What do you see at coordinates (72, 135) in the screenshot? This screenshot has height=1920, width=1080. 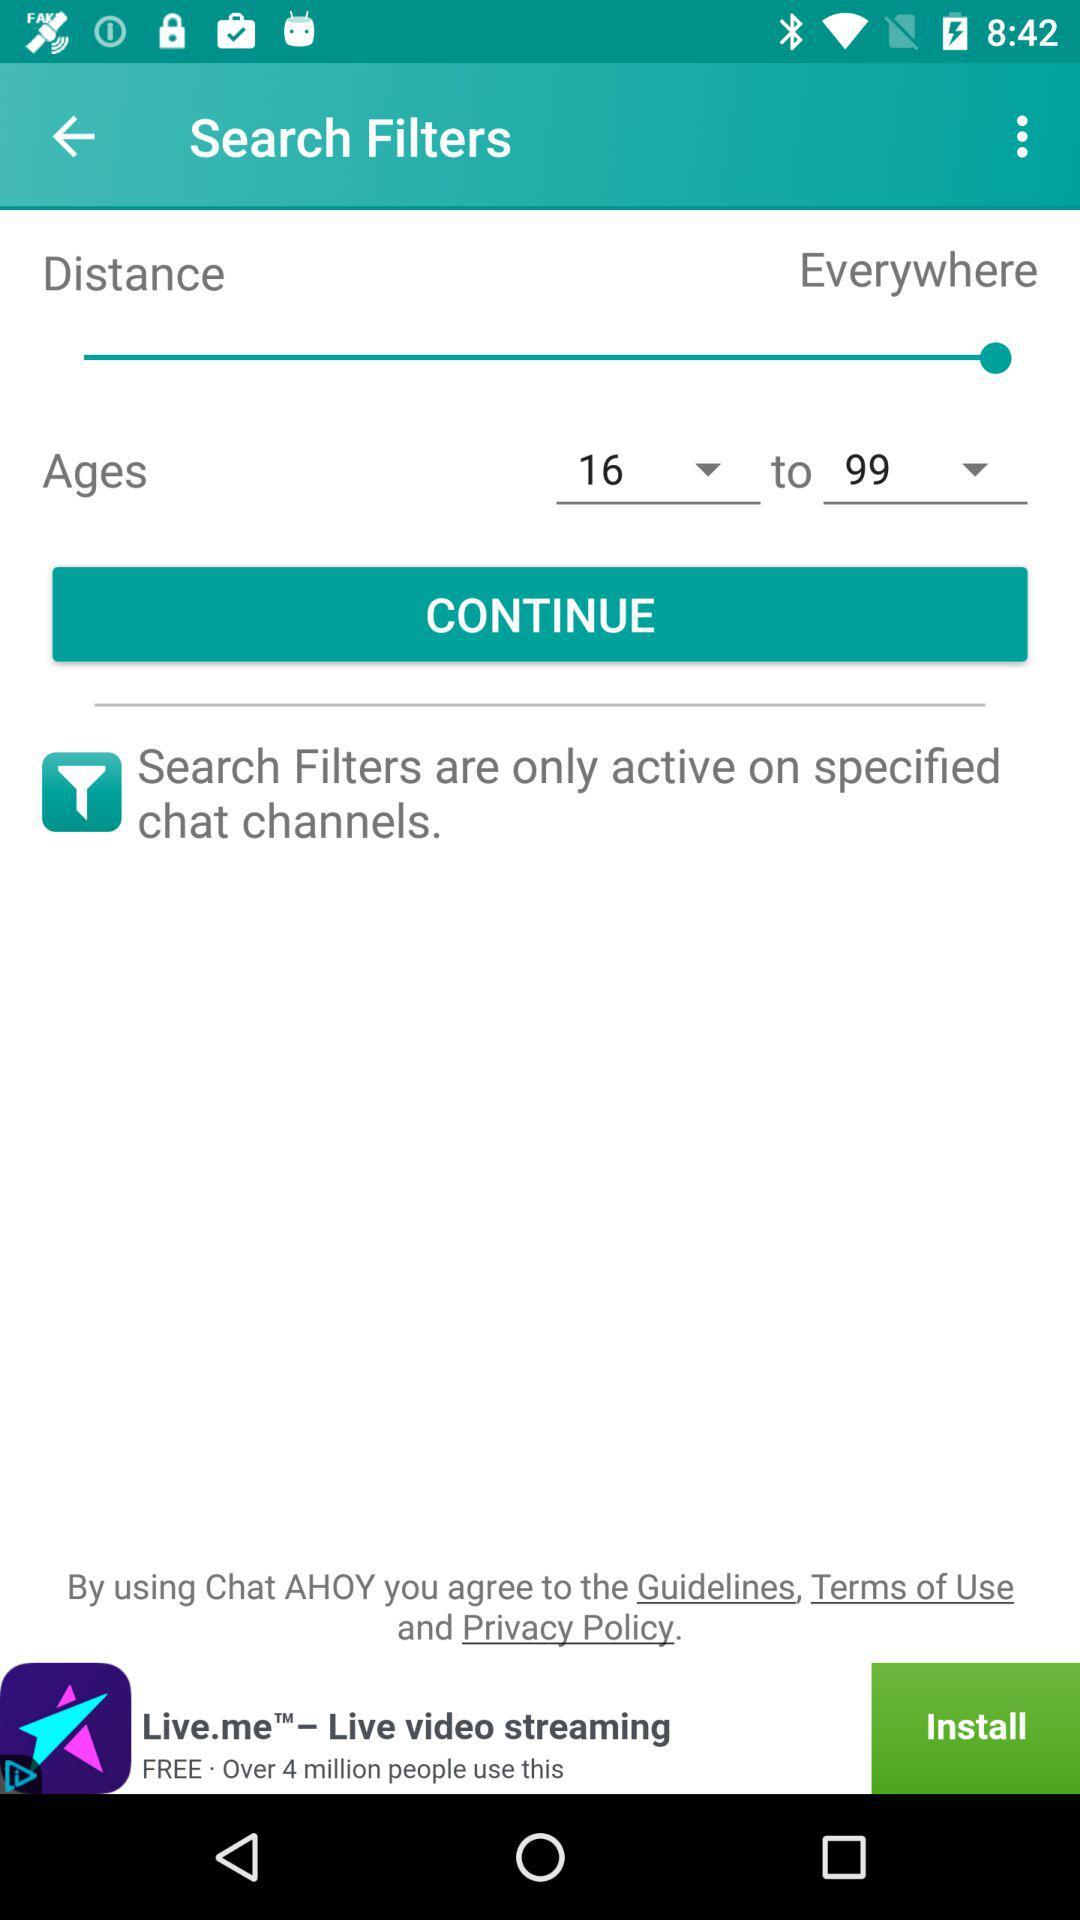 I see `icon to the left of the search filters item` at bounding box center [72, 135].